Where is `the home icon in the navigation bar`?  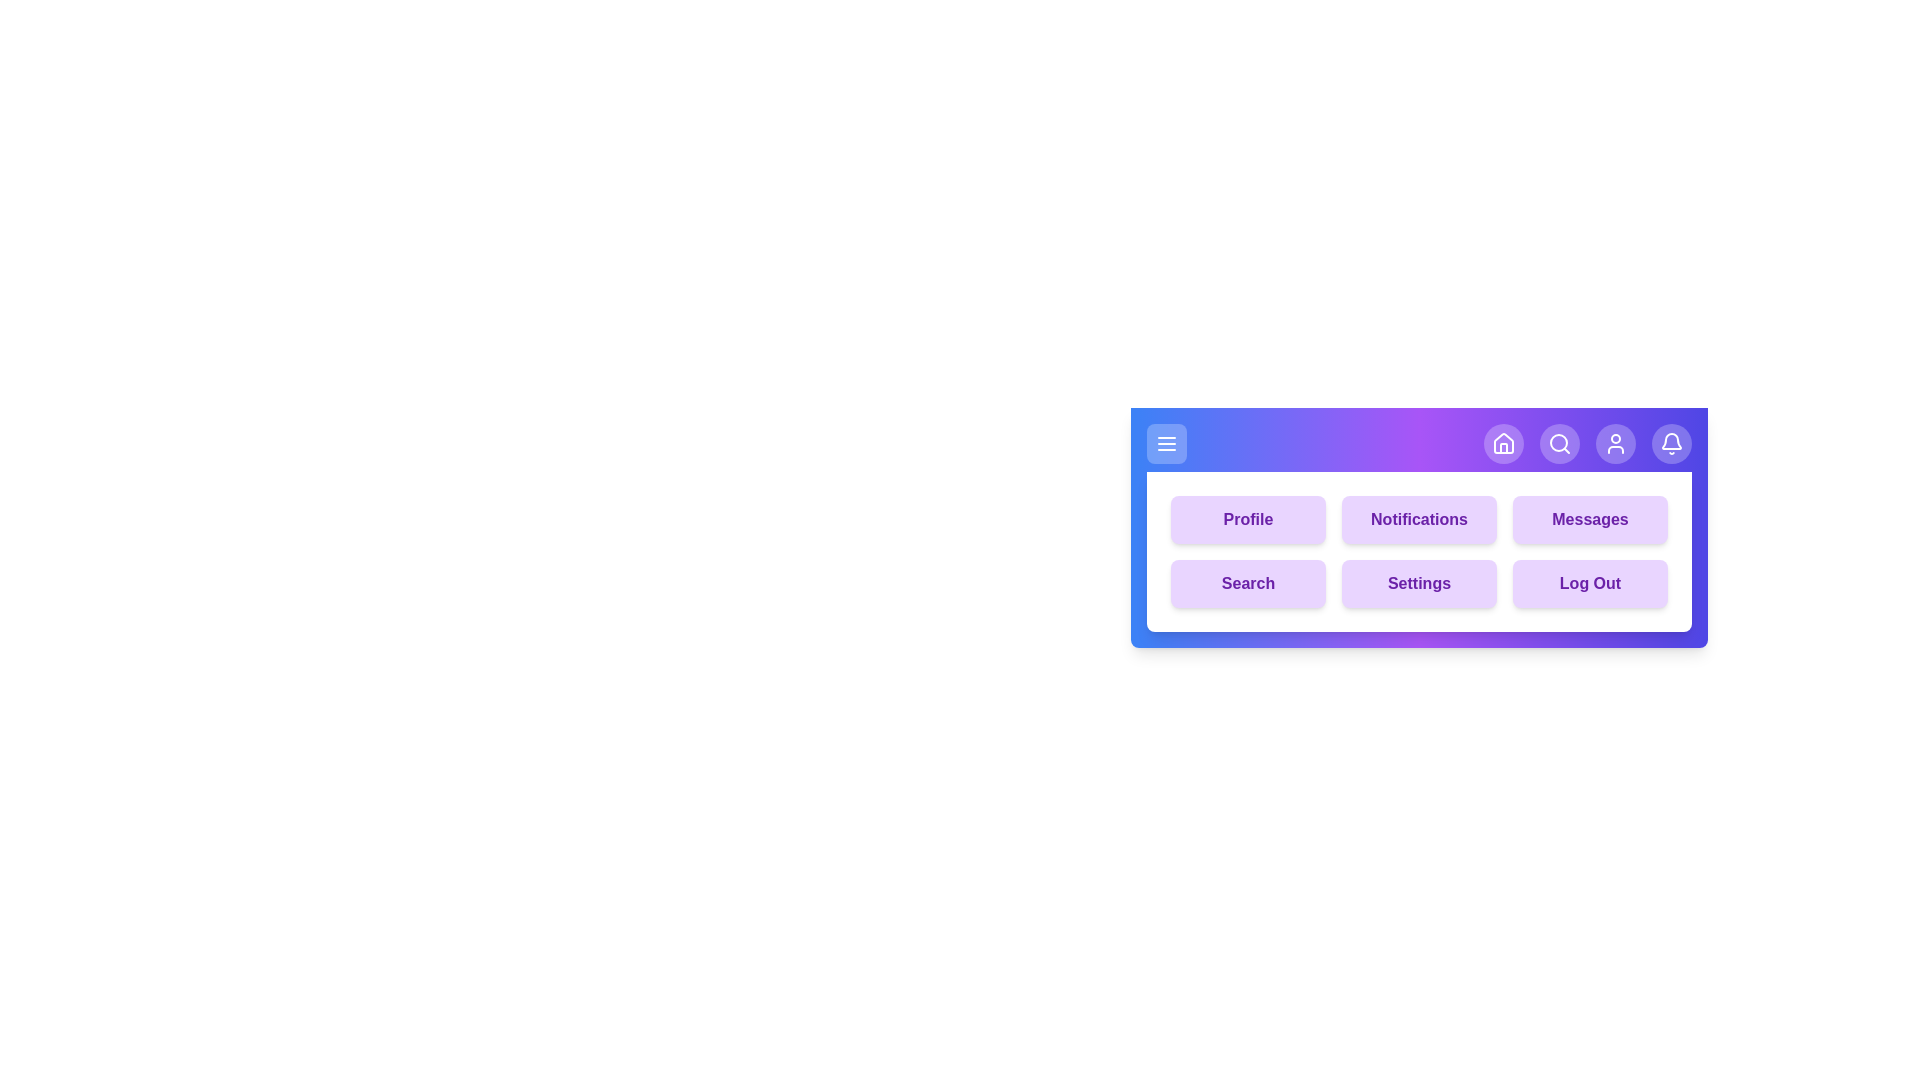
the home icon in the navigation bar is located at coordinates (1503, 442).